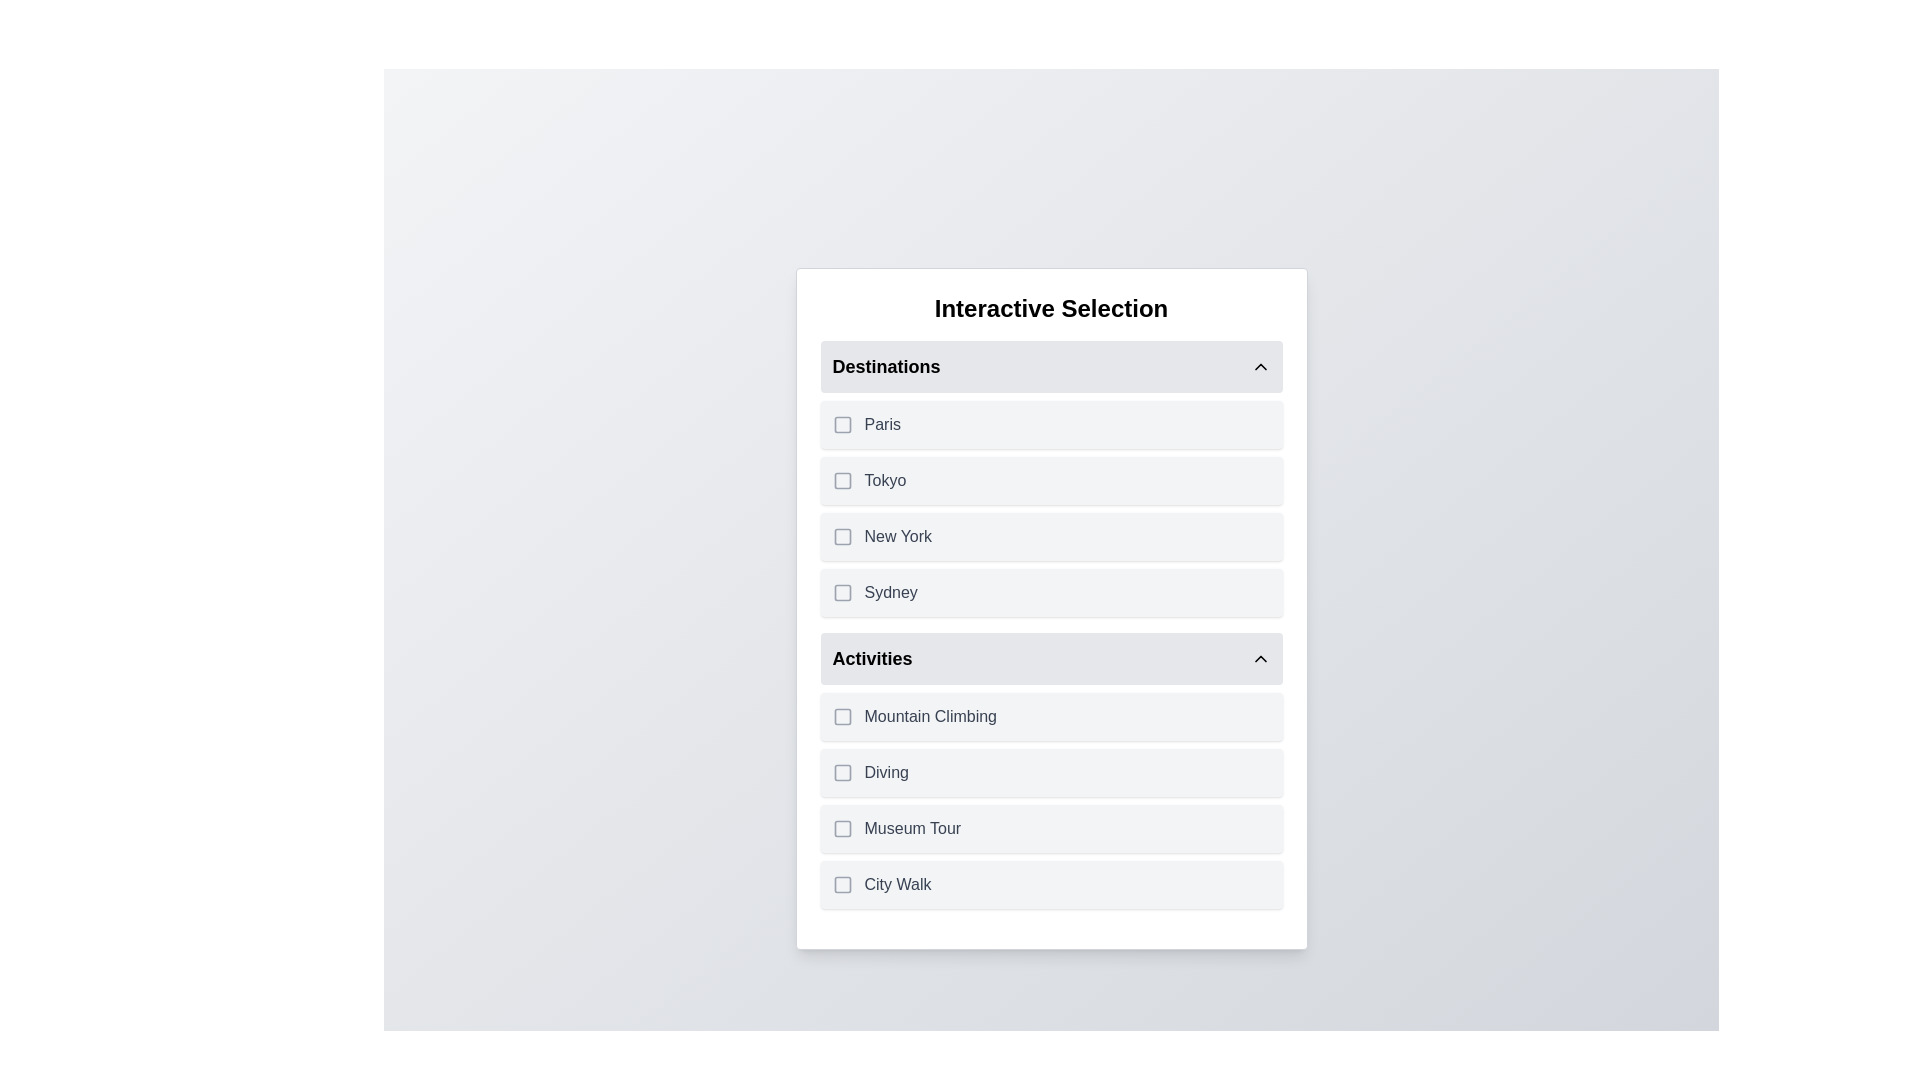  What do you see at coordinates (1050, 771) in the screenshot?
I see `the item Diving to trigger its hover effect` at bounding box center [1050, 771].